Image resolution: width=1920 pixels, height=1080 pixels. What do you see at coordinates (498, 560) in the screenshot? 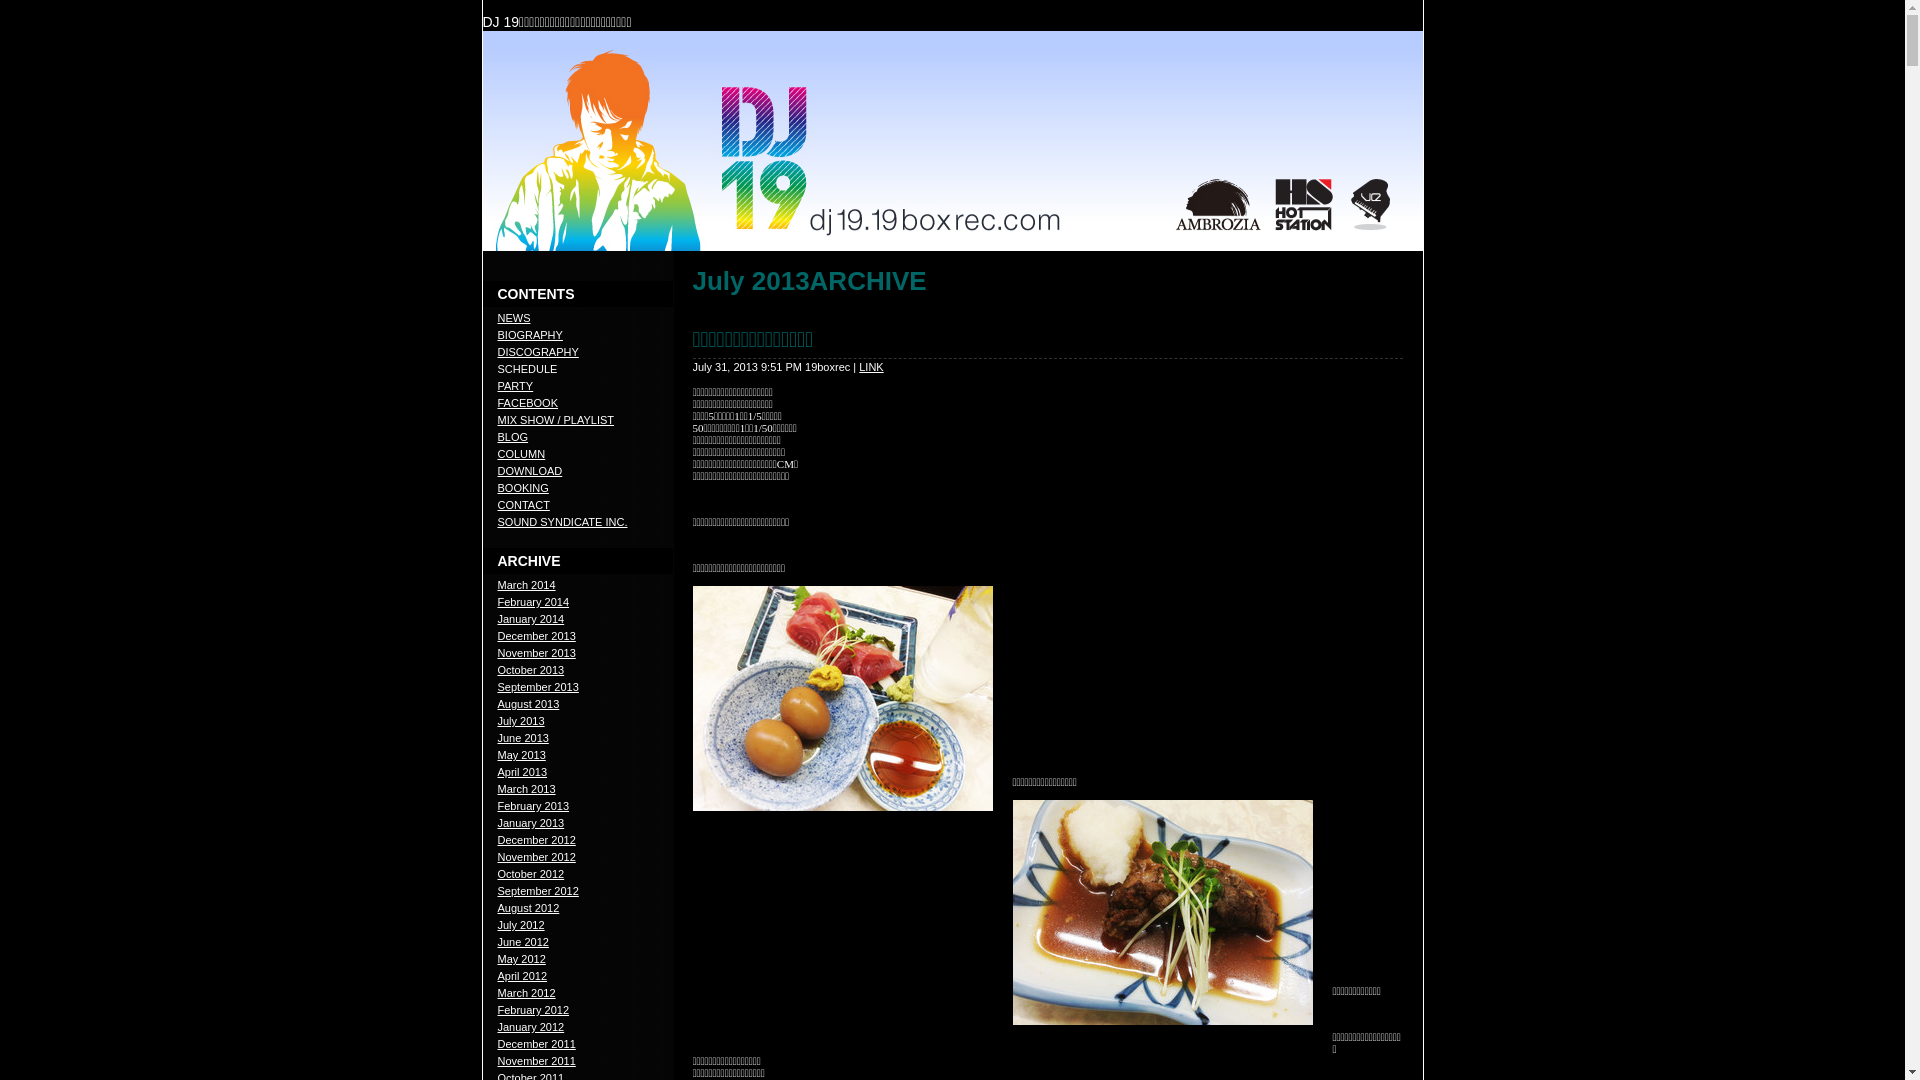
I see `'ARCHIVE'` at bounding box center [498, 560].